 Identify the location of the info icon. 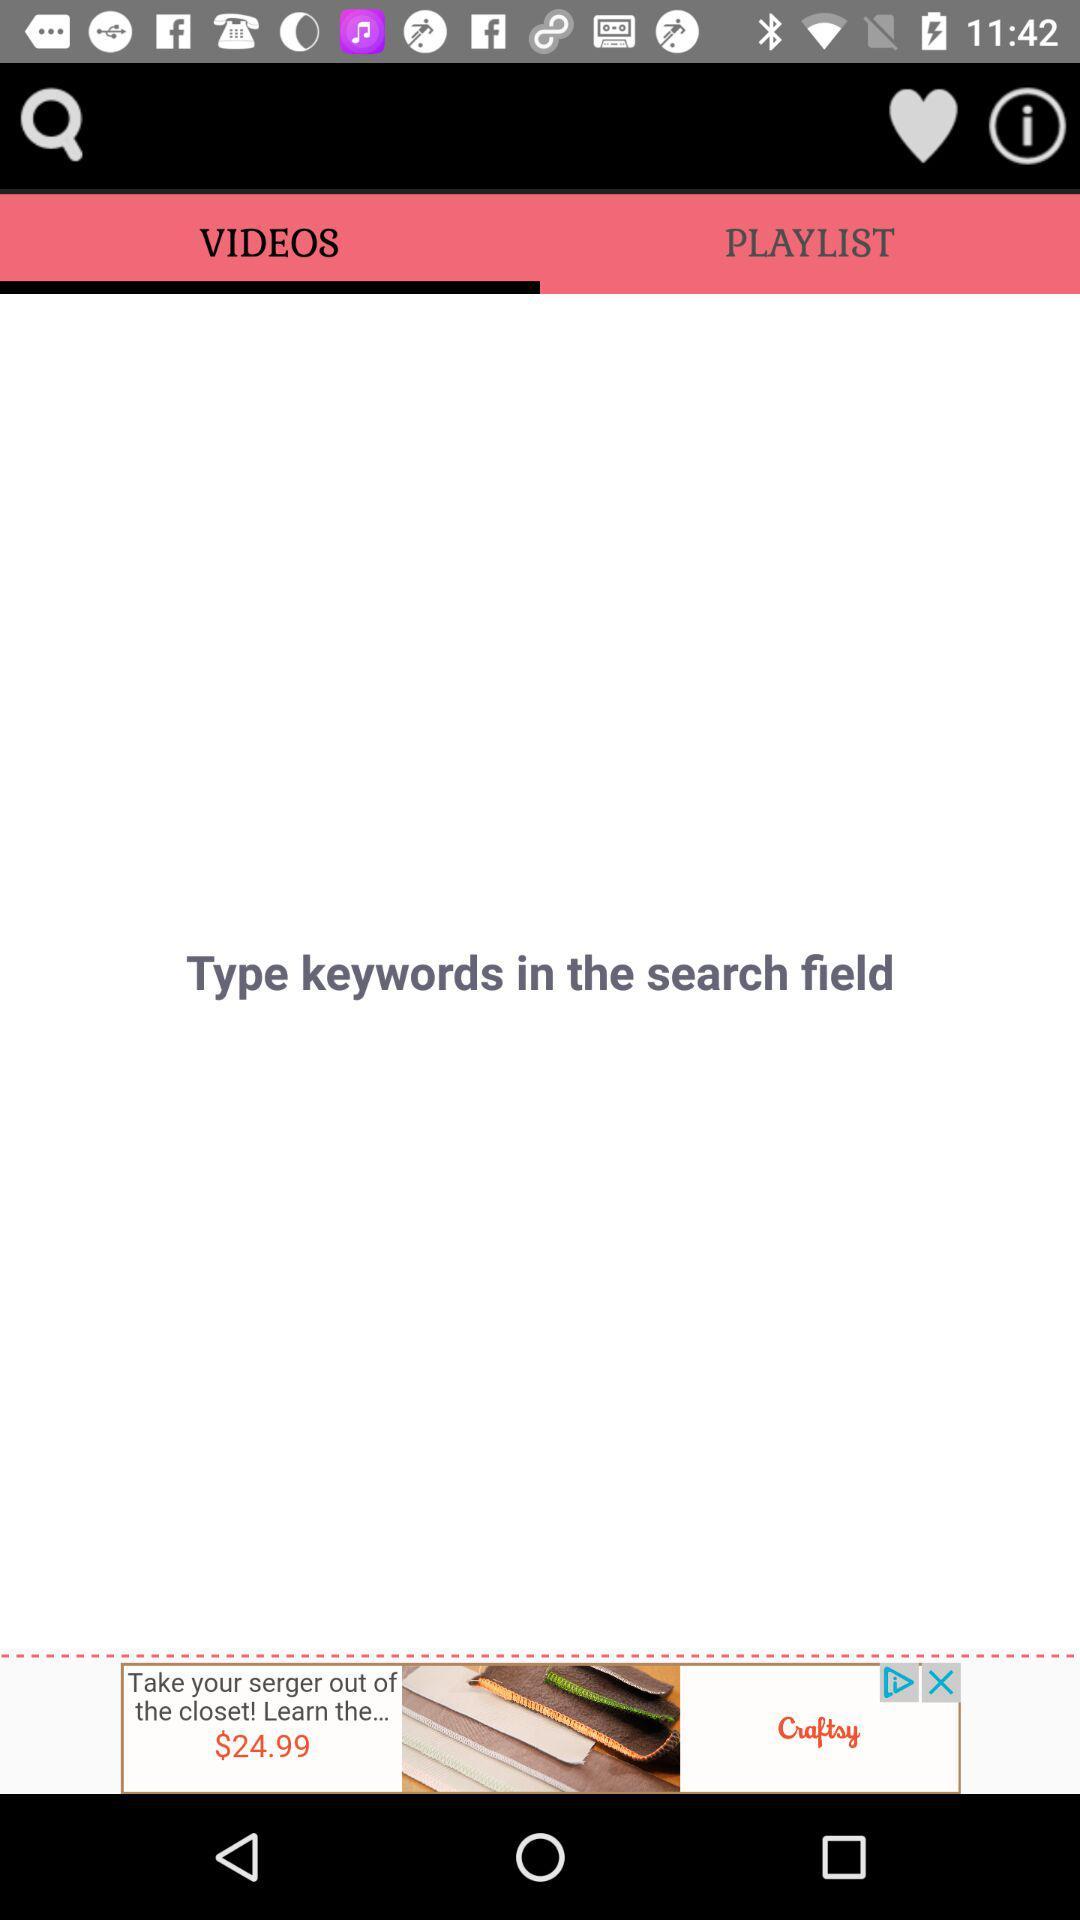
(1027, 124).